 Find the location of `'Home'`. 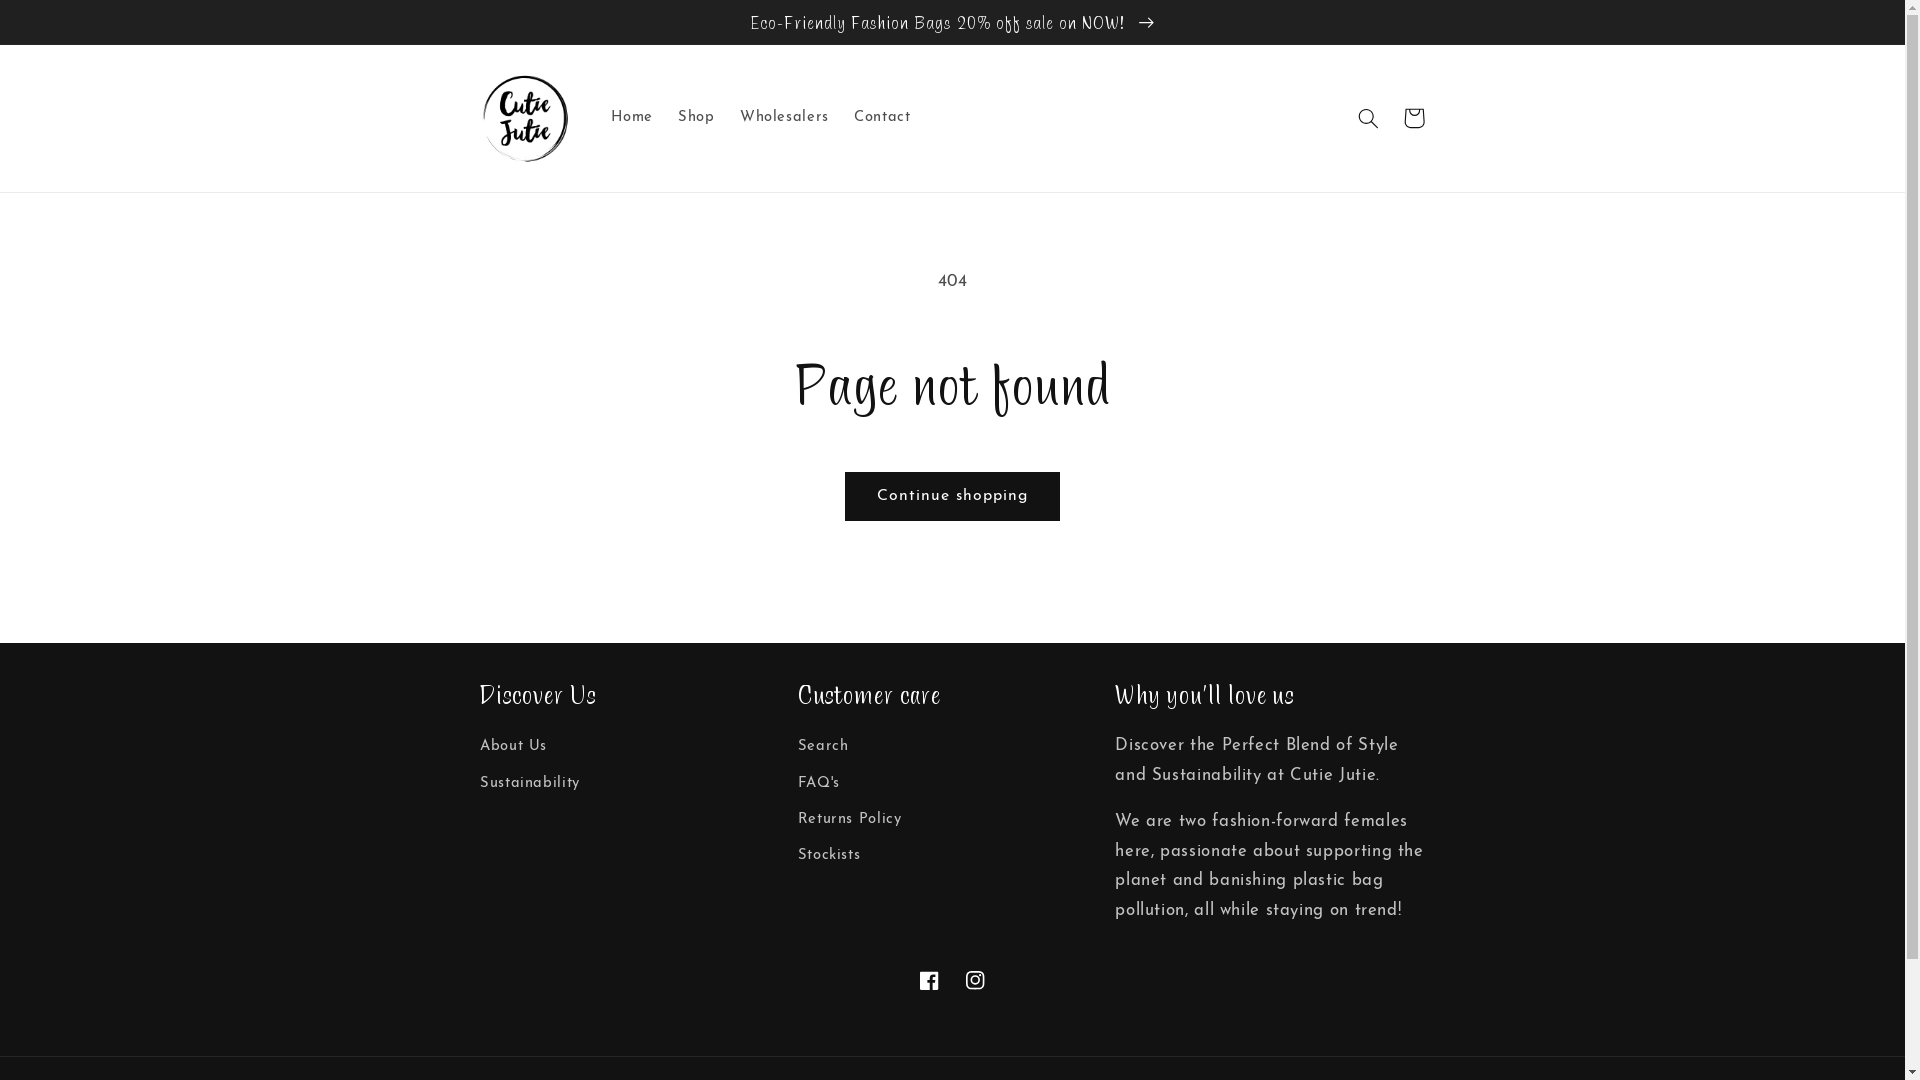

'Home' is located at coordinates (631, 118).